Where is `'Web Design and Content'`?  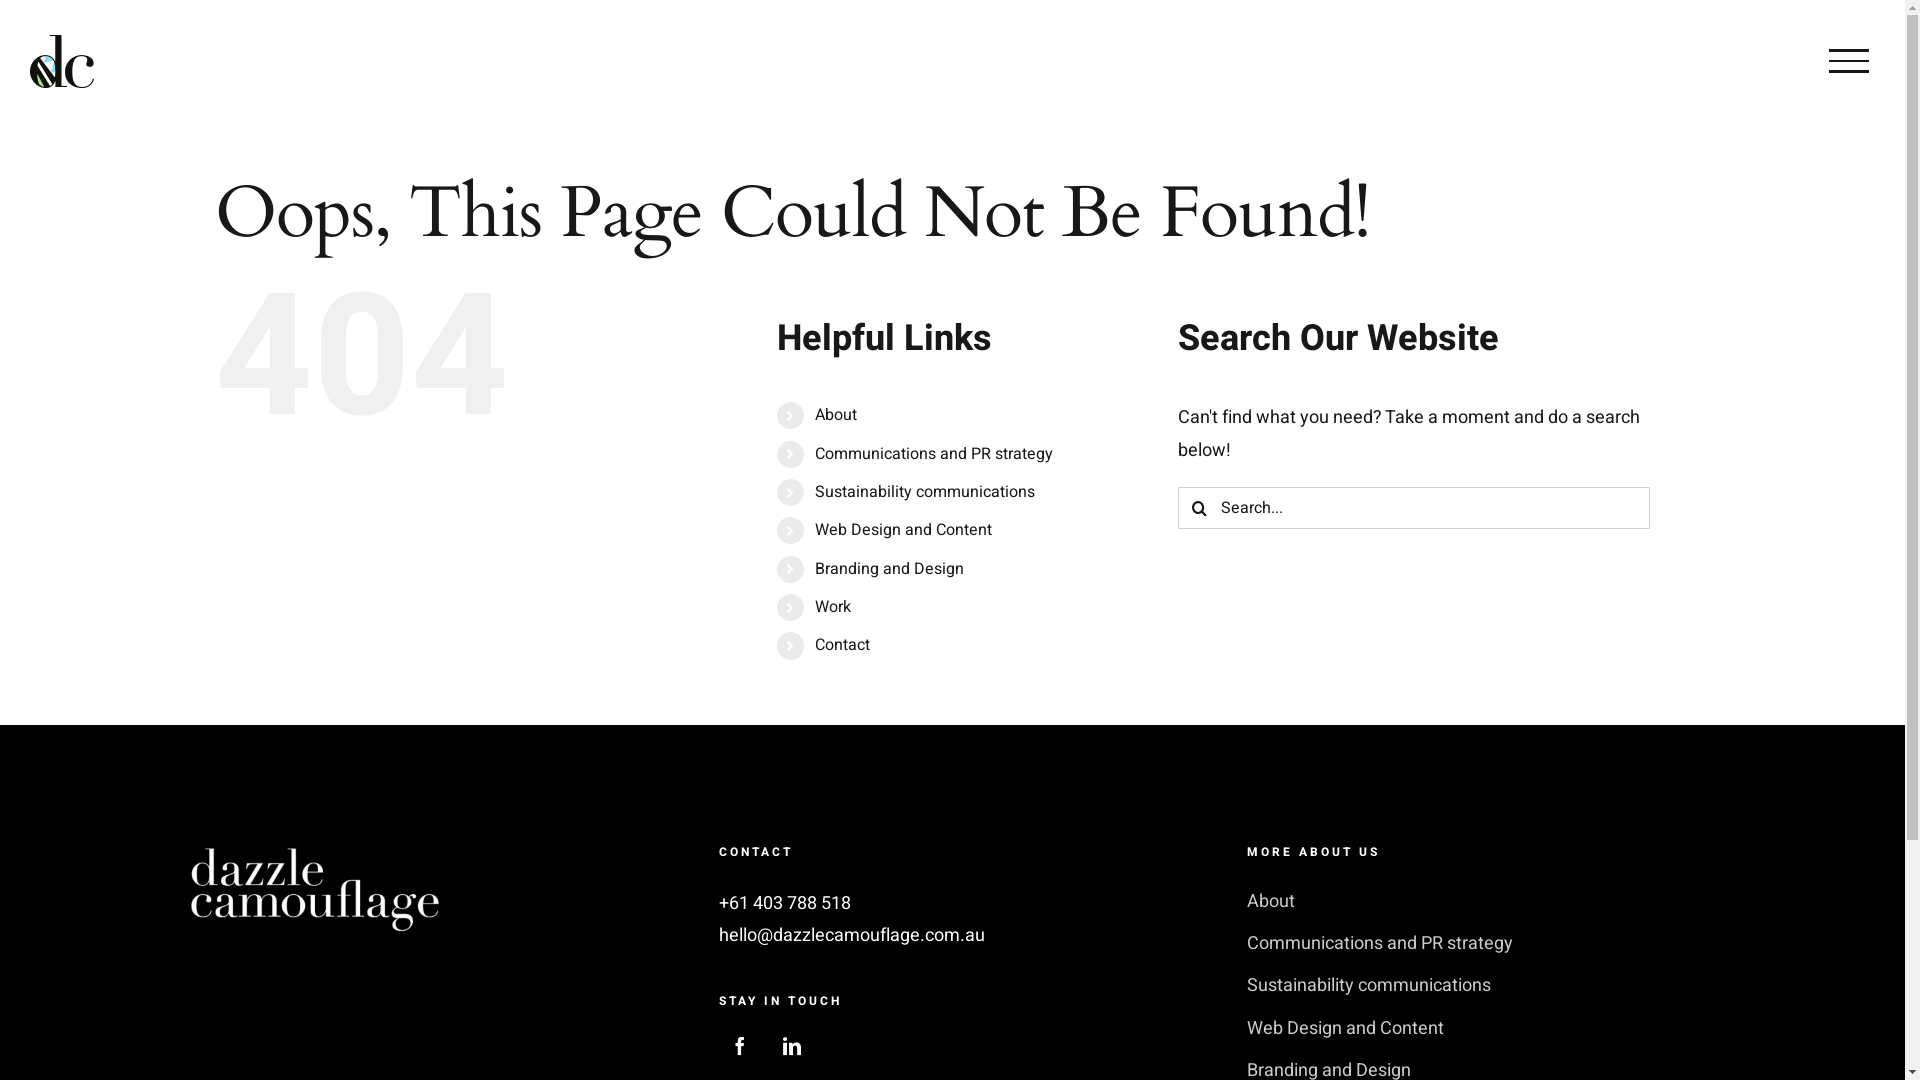 'Web Design and Content' is located at coordinates (902, 528).